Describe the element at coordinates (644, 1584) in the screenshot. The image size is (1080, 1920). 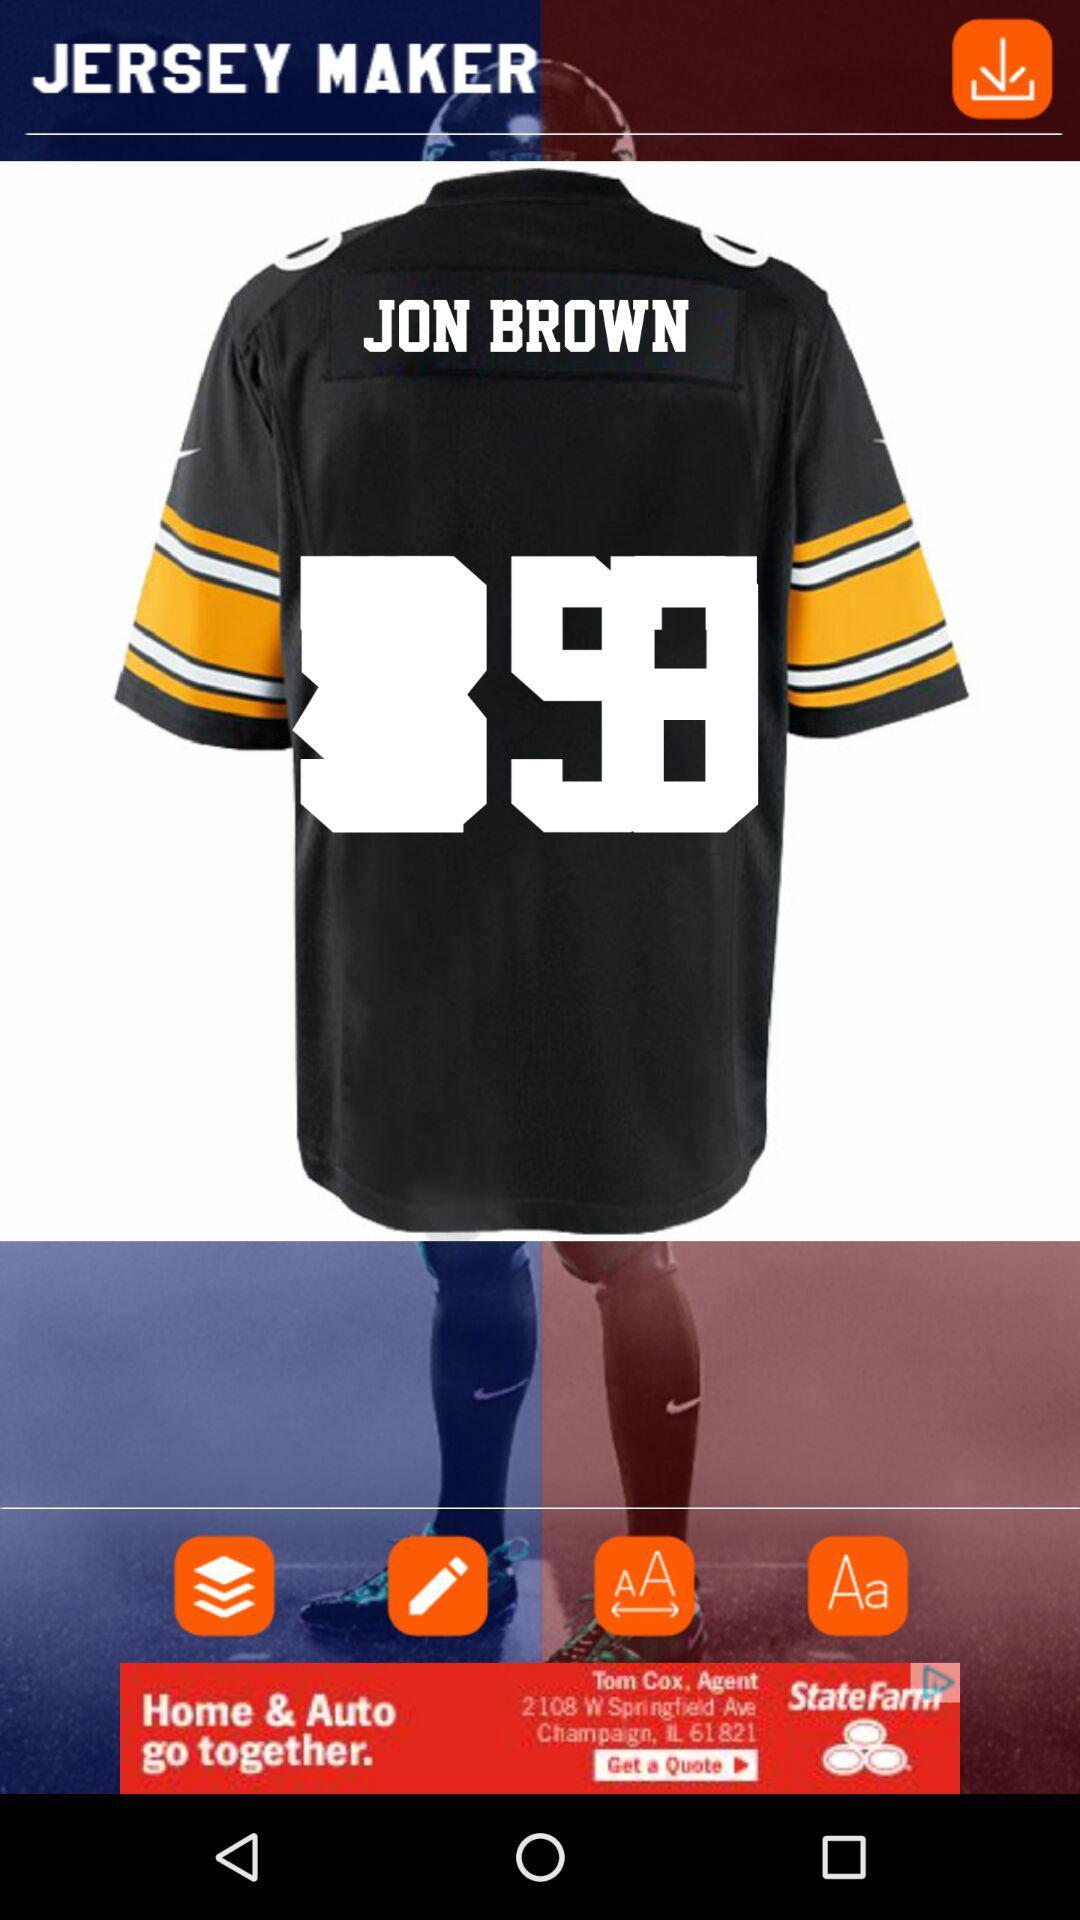
I see `make font bigger` at that location.